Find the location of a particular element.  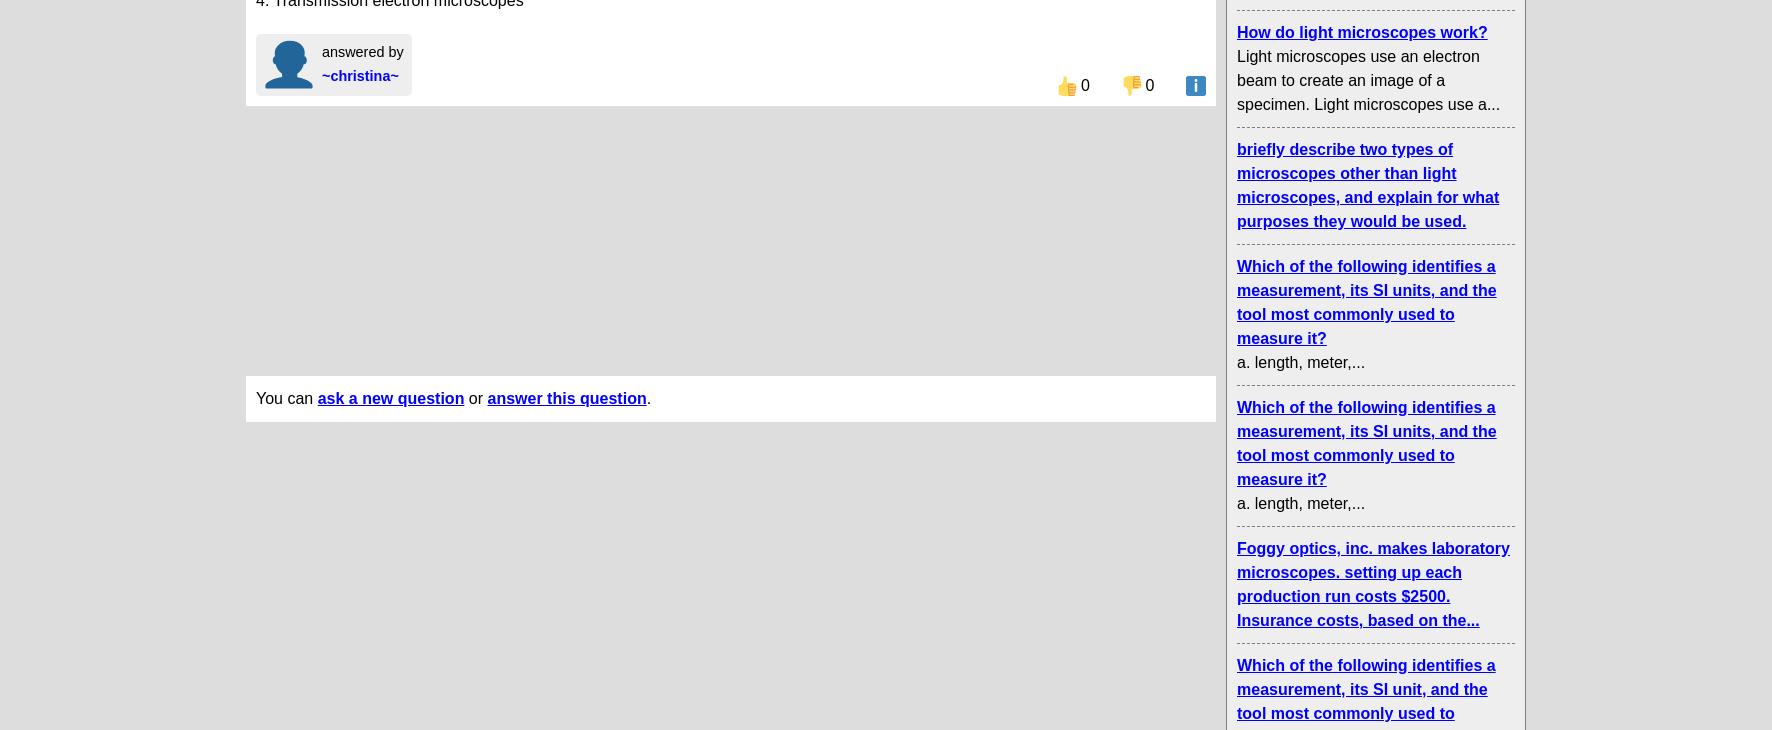

'.' is located at coordinates (648, 396).